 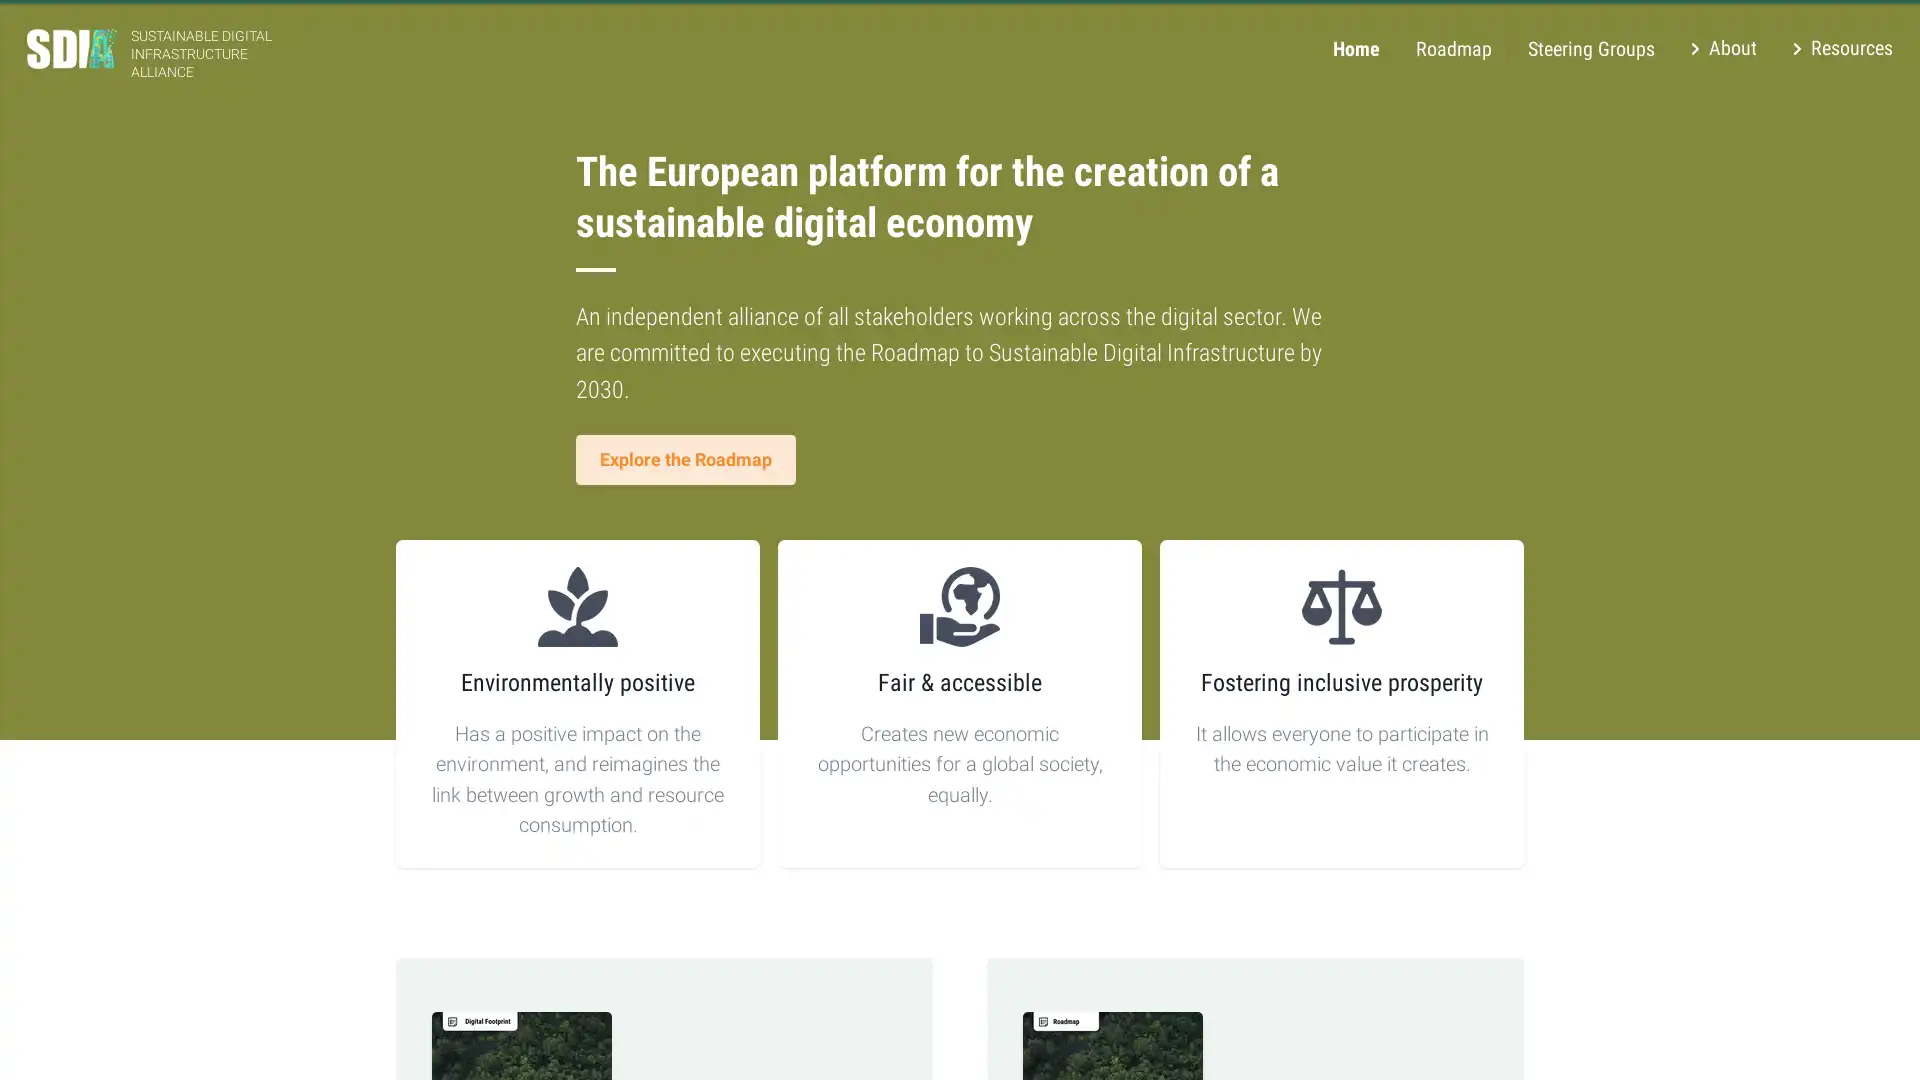 What do you see at coordinates (1323, 141) in the screenshot?
I see `Decline` at bounding box center [1323, 141].